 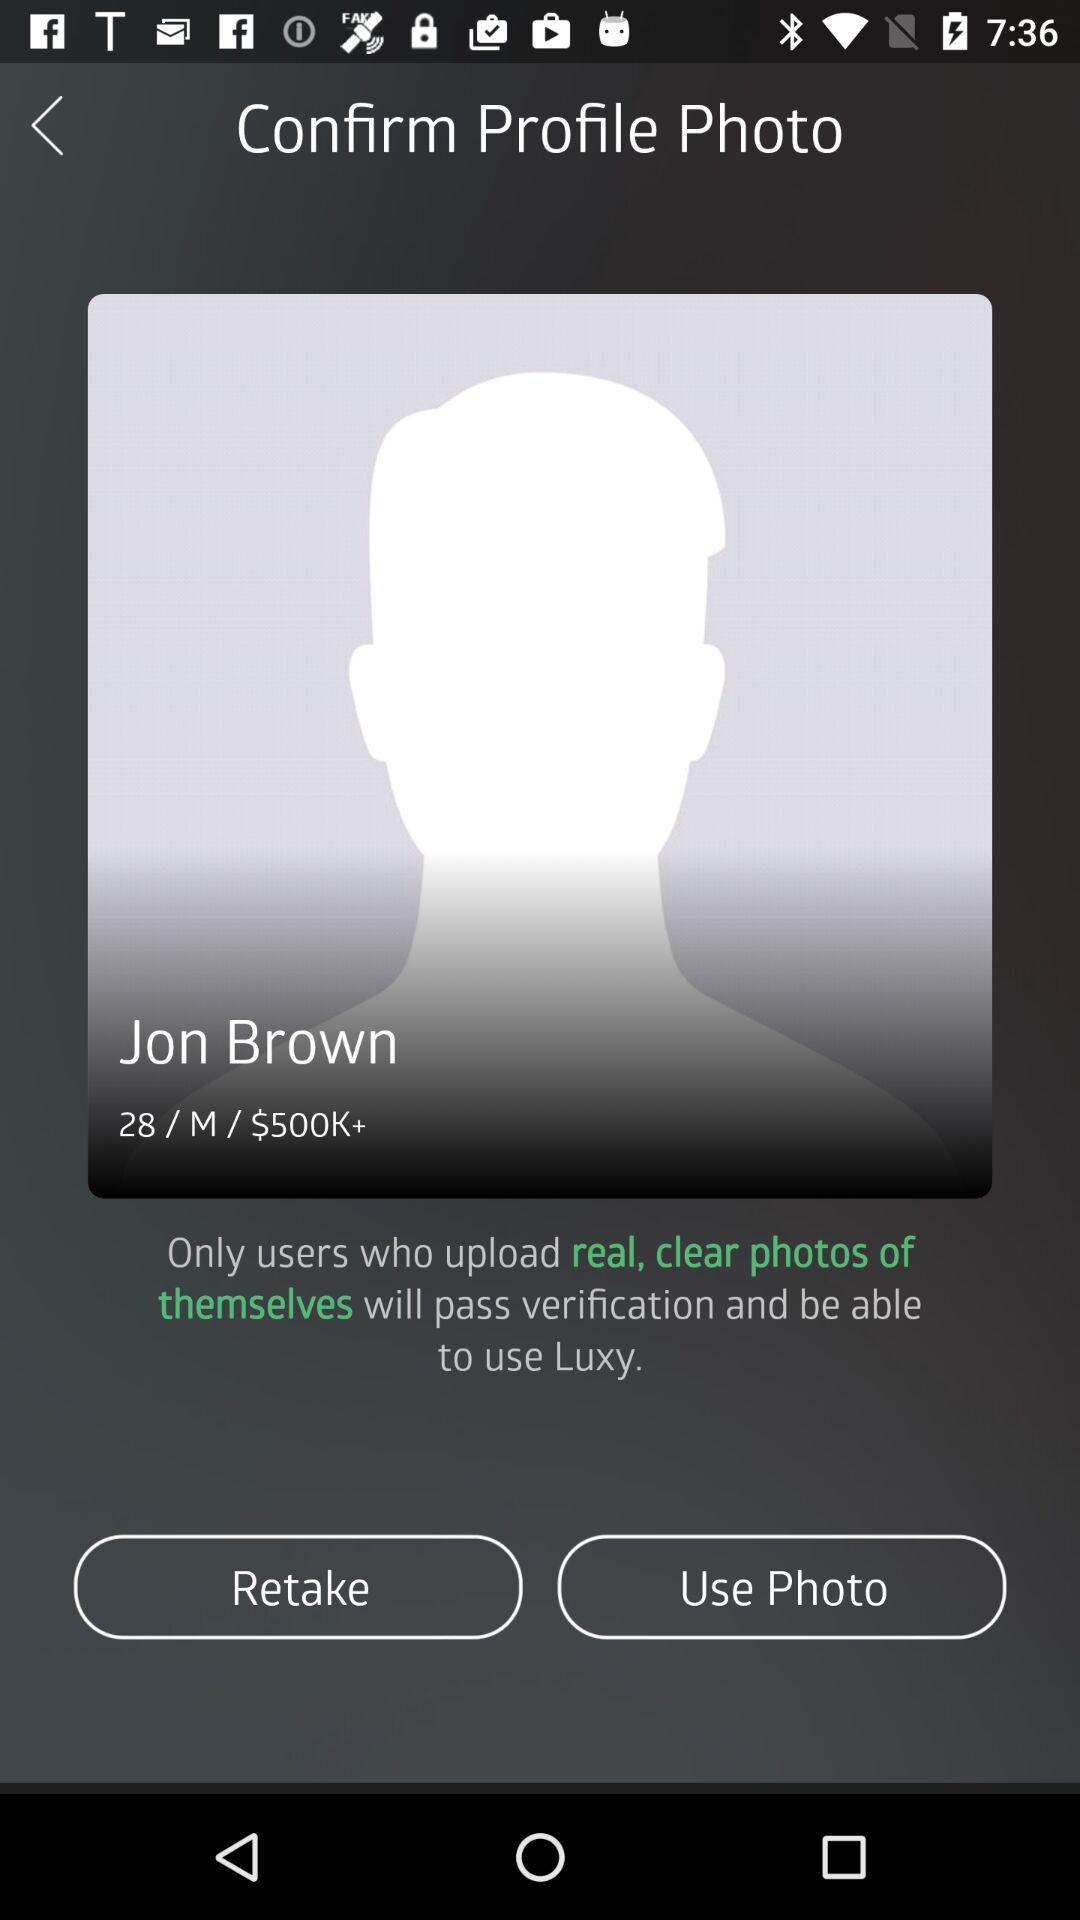 What do you see at coordinates (298, 1586) in the screenshot?
I see `the icon to the left of the use photo item` at bounding box center [298, 1586].